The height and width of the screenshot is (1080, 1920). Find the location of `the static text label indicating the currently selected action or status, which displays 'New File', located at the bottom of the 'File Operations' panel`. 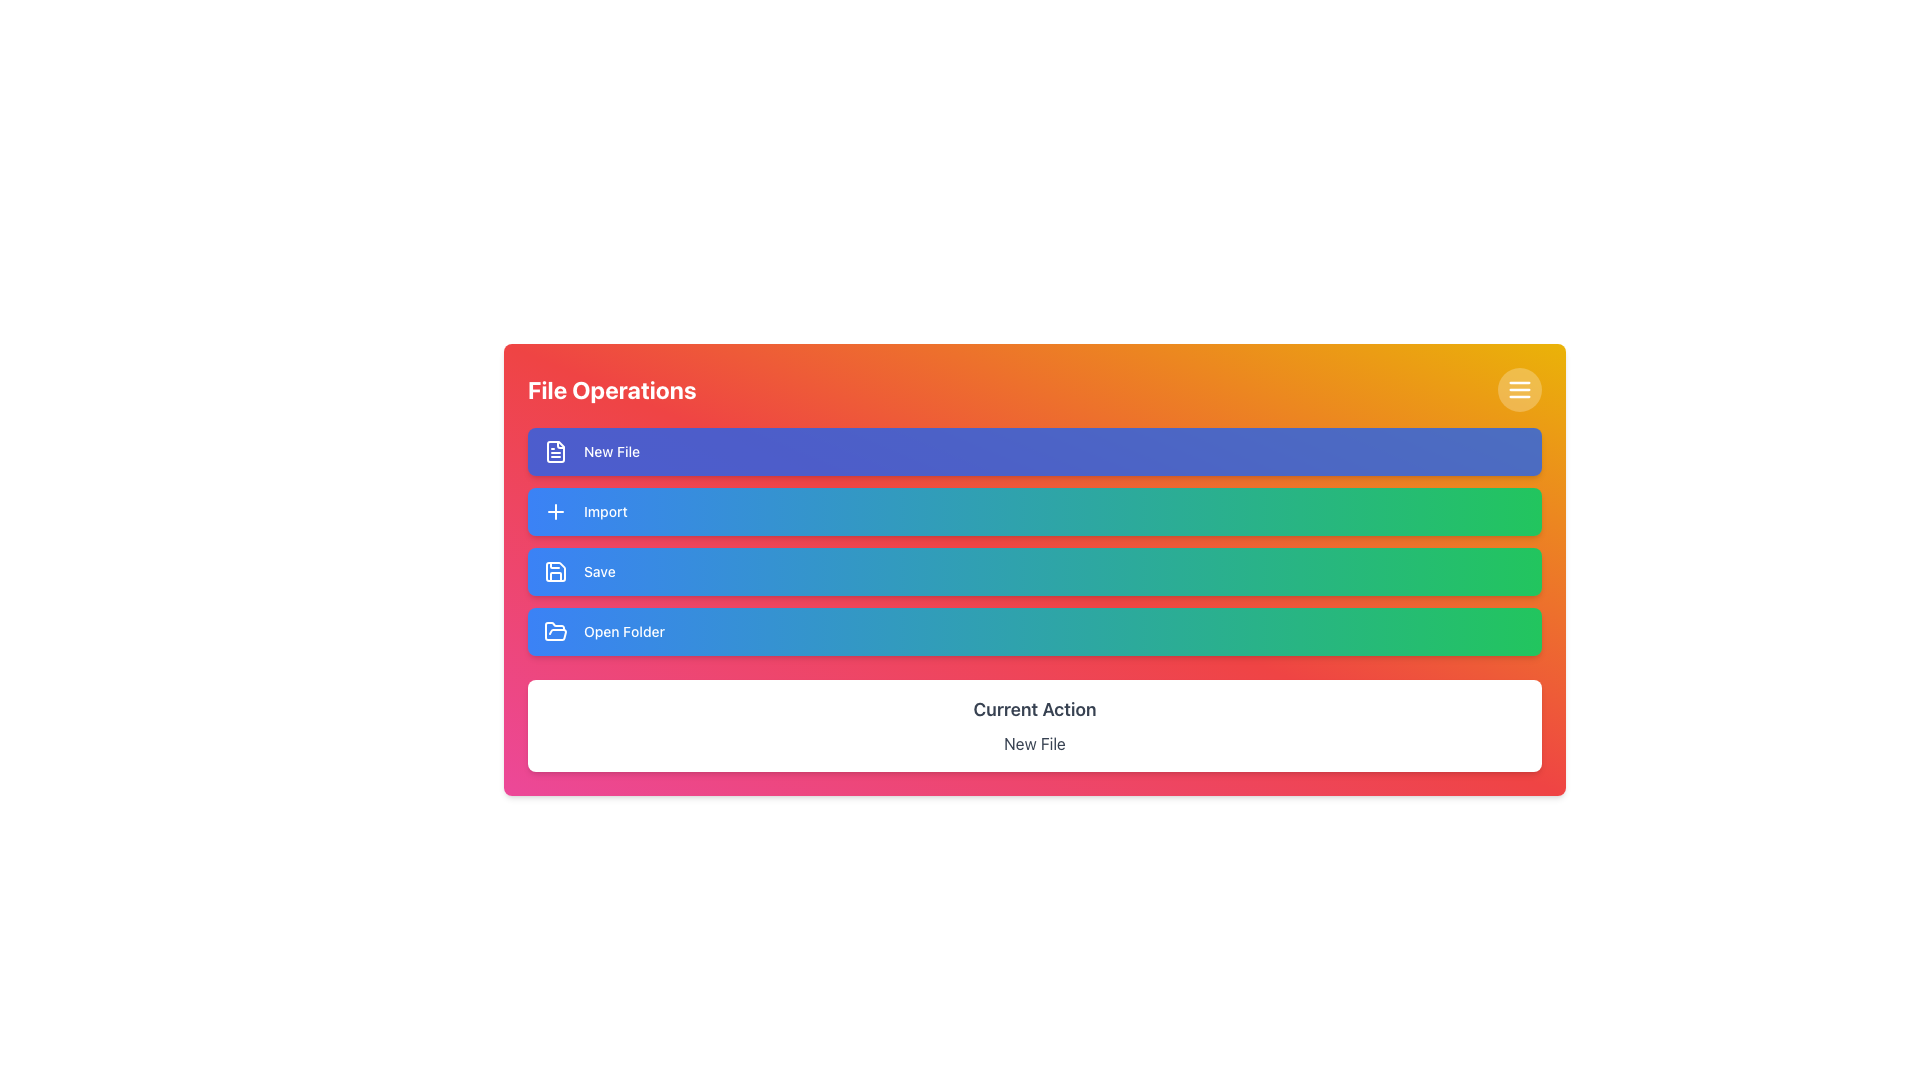

the static text label indicating the currently selected action or status, which displays 'New File', located at the bottom of the 'File Operations' panel is located at coordinates (1035, 744).